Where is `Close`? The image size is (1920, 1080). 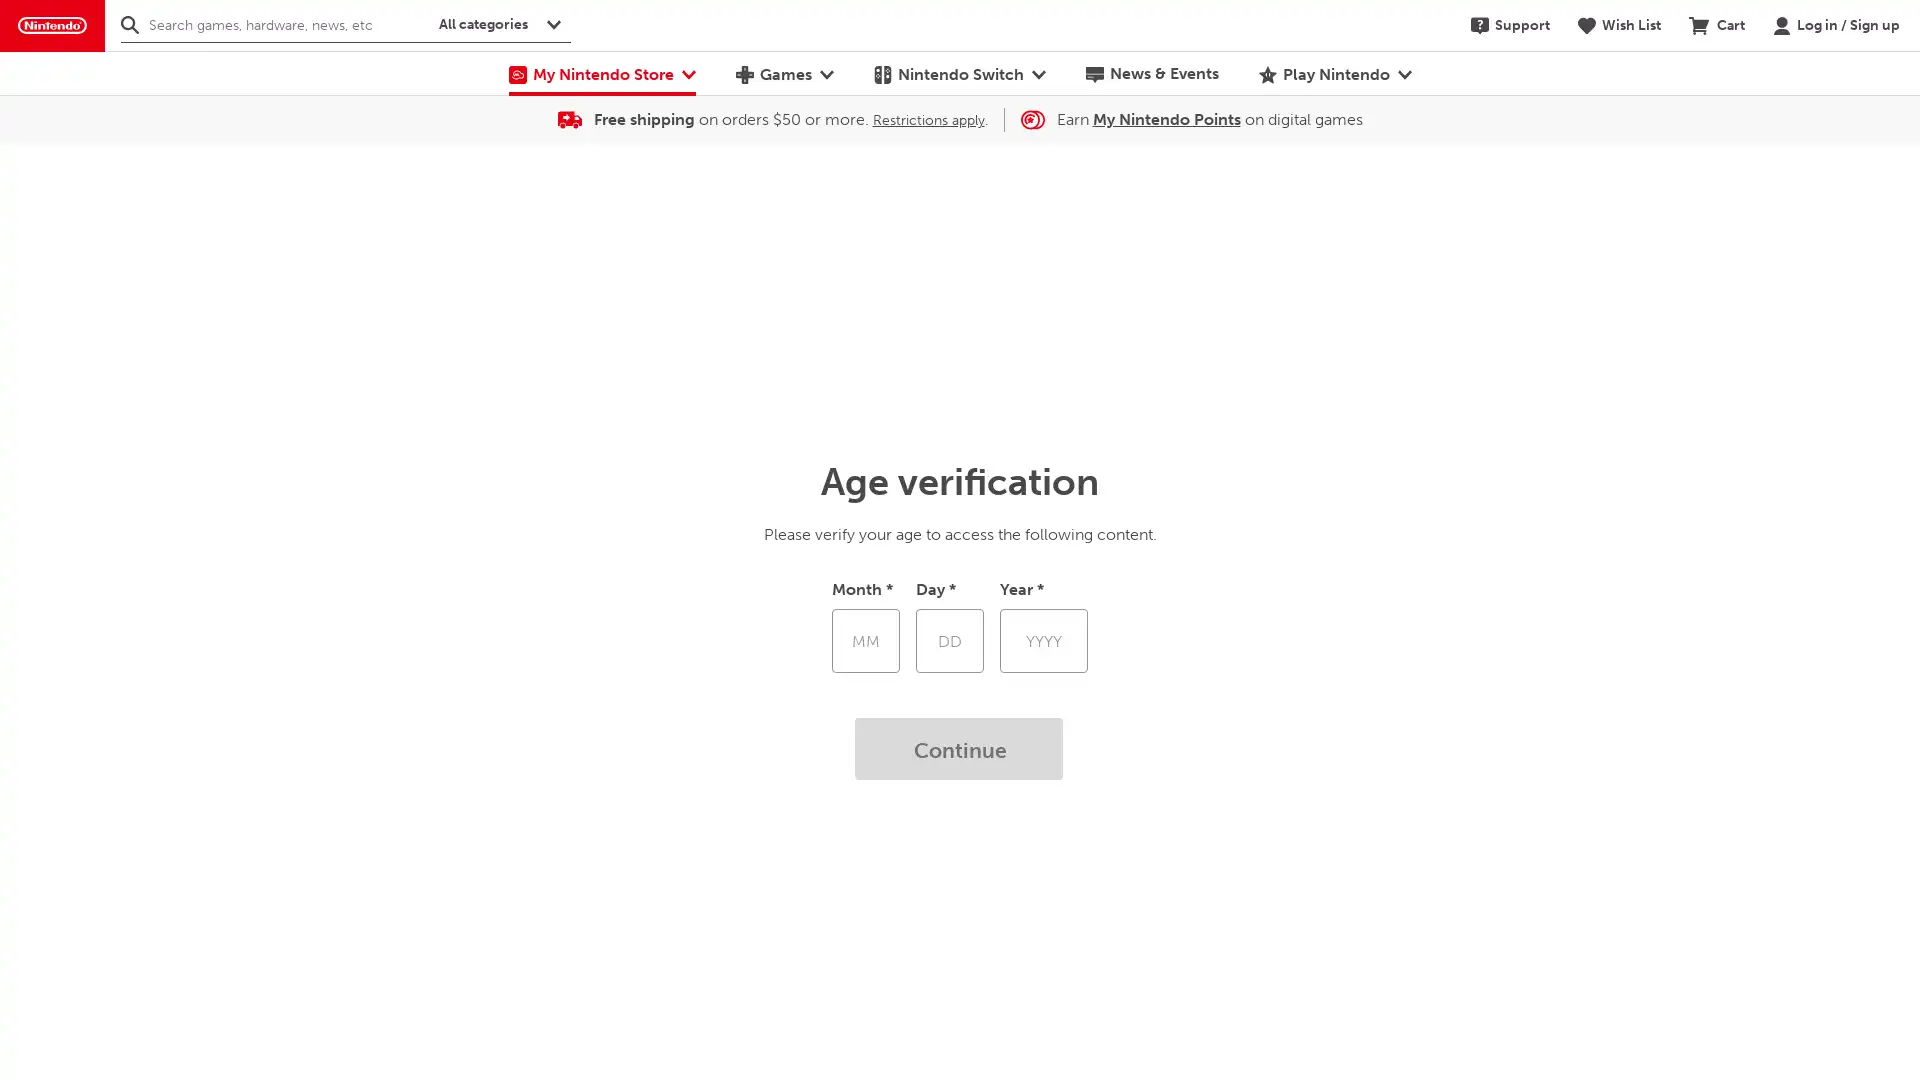
Close is located at coordinates (1890, 116).